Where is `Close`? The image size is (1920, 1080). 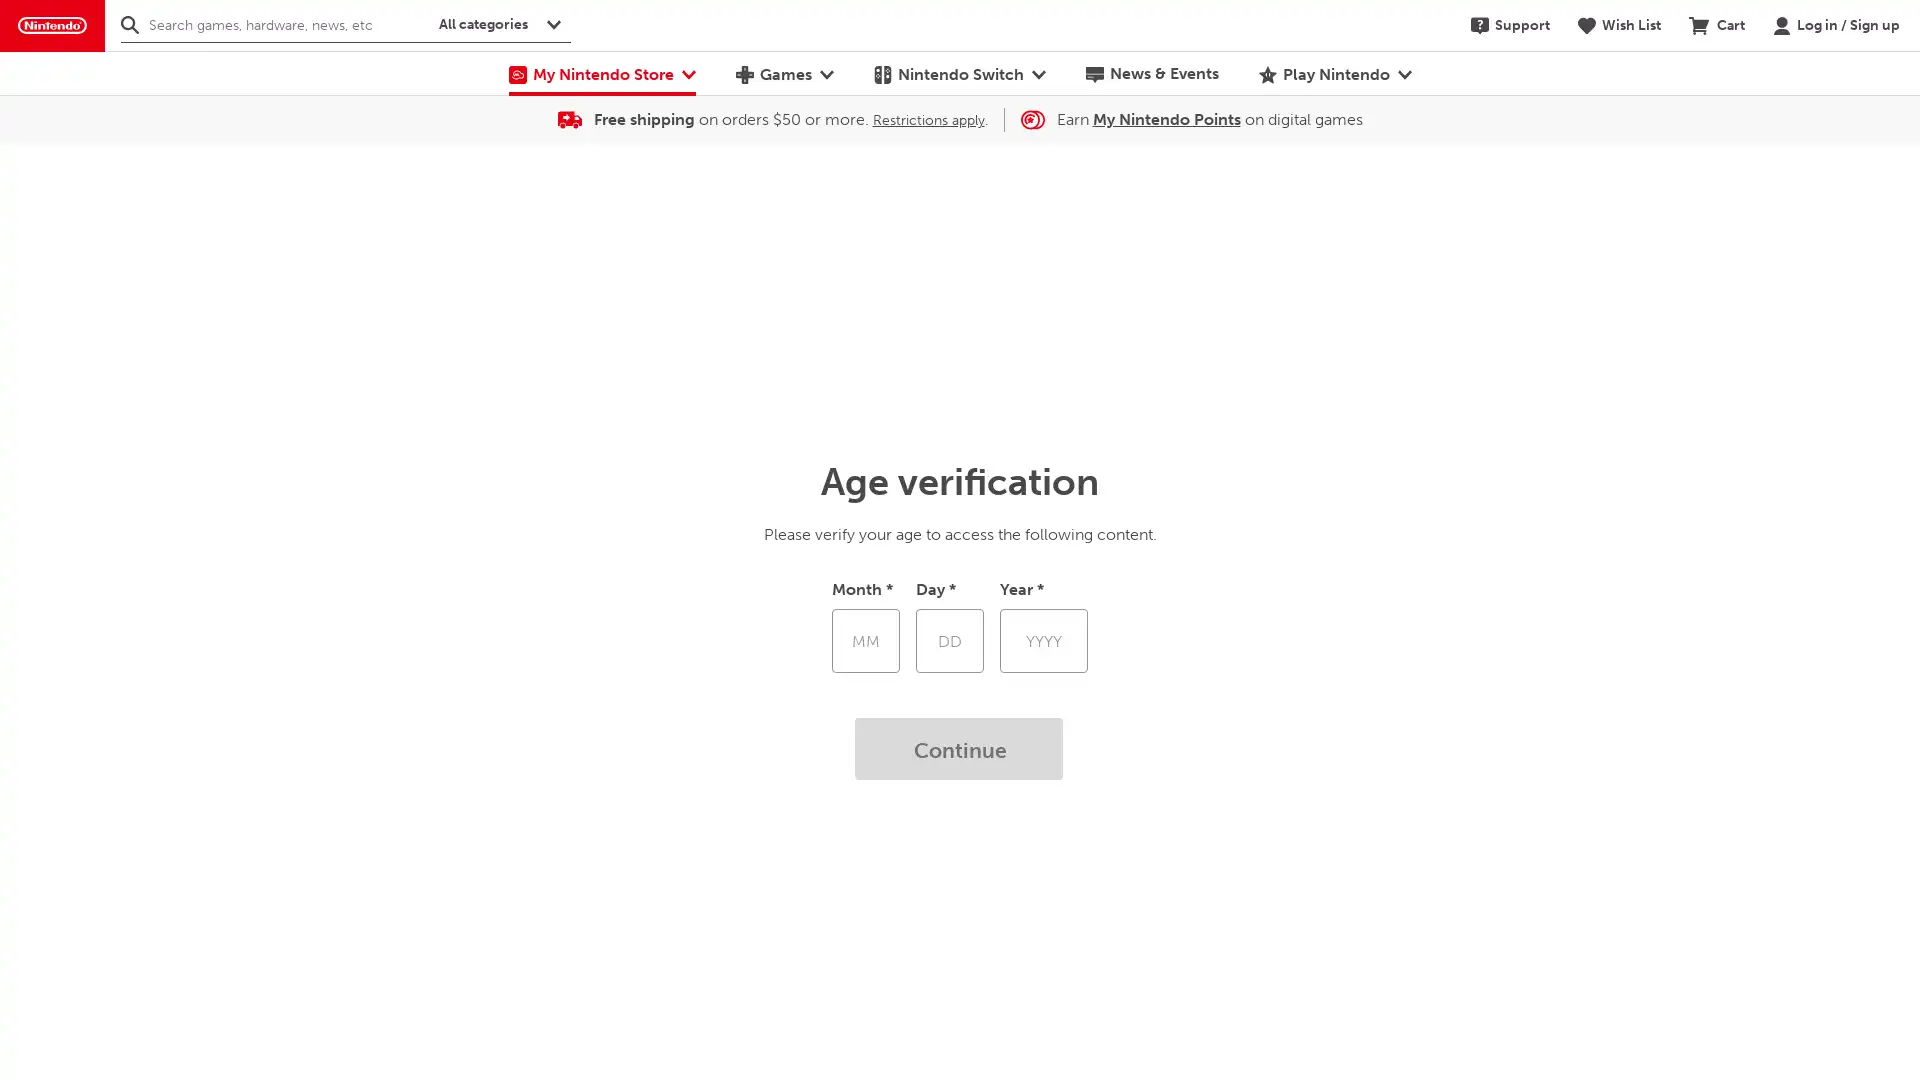
Close is located at coordinates (1890, 116).